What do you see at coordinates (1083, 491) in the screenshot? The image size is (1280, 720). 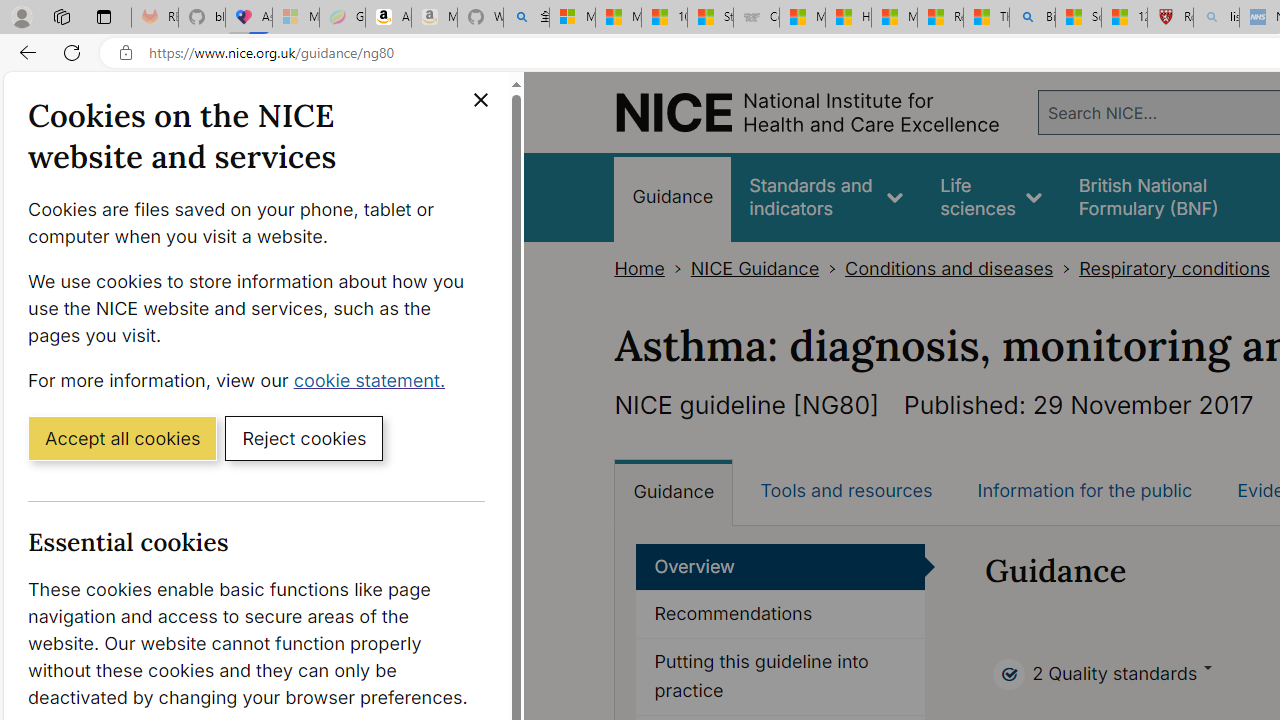 I see `'Information for the public'` at bounding box center [1083, 491].